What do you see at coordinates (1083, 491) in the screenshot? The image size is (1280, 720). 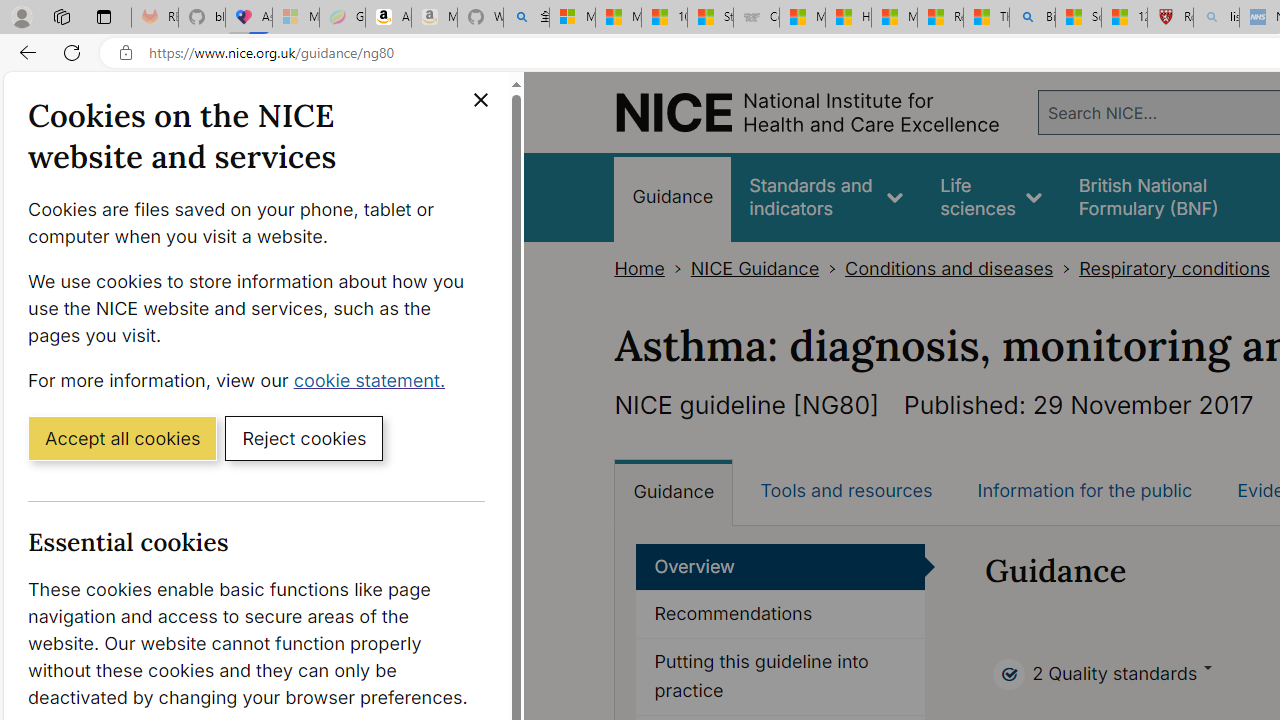 I see `'Information for the public'` at bounding box center [1083, 491].